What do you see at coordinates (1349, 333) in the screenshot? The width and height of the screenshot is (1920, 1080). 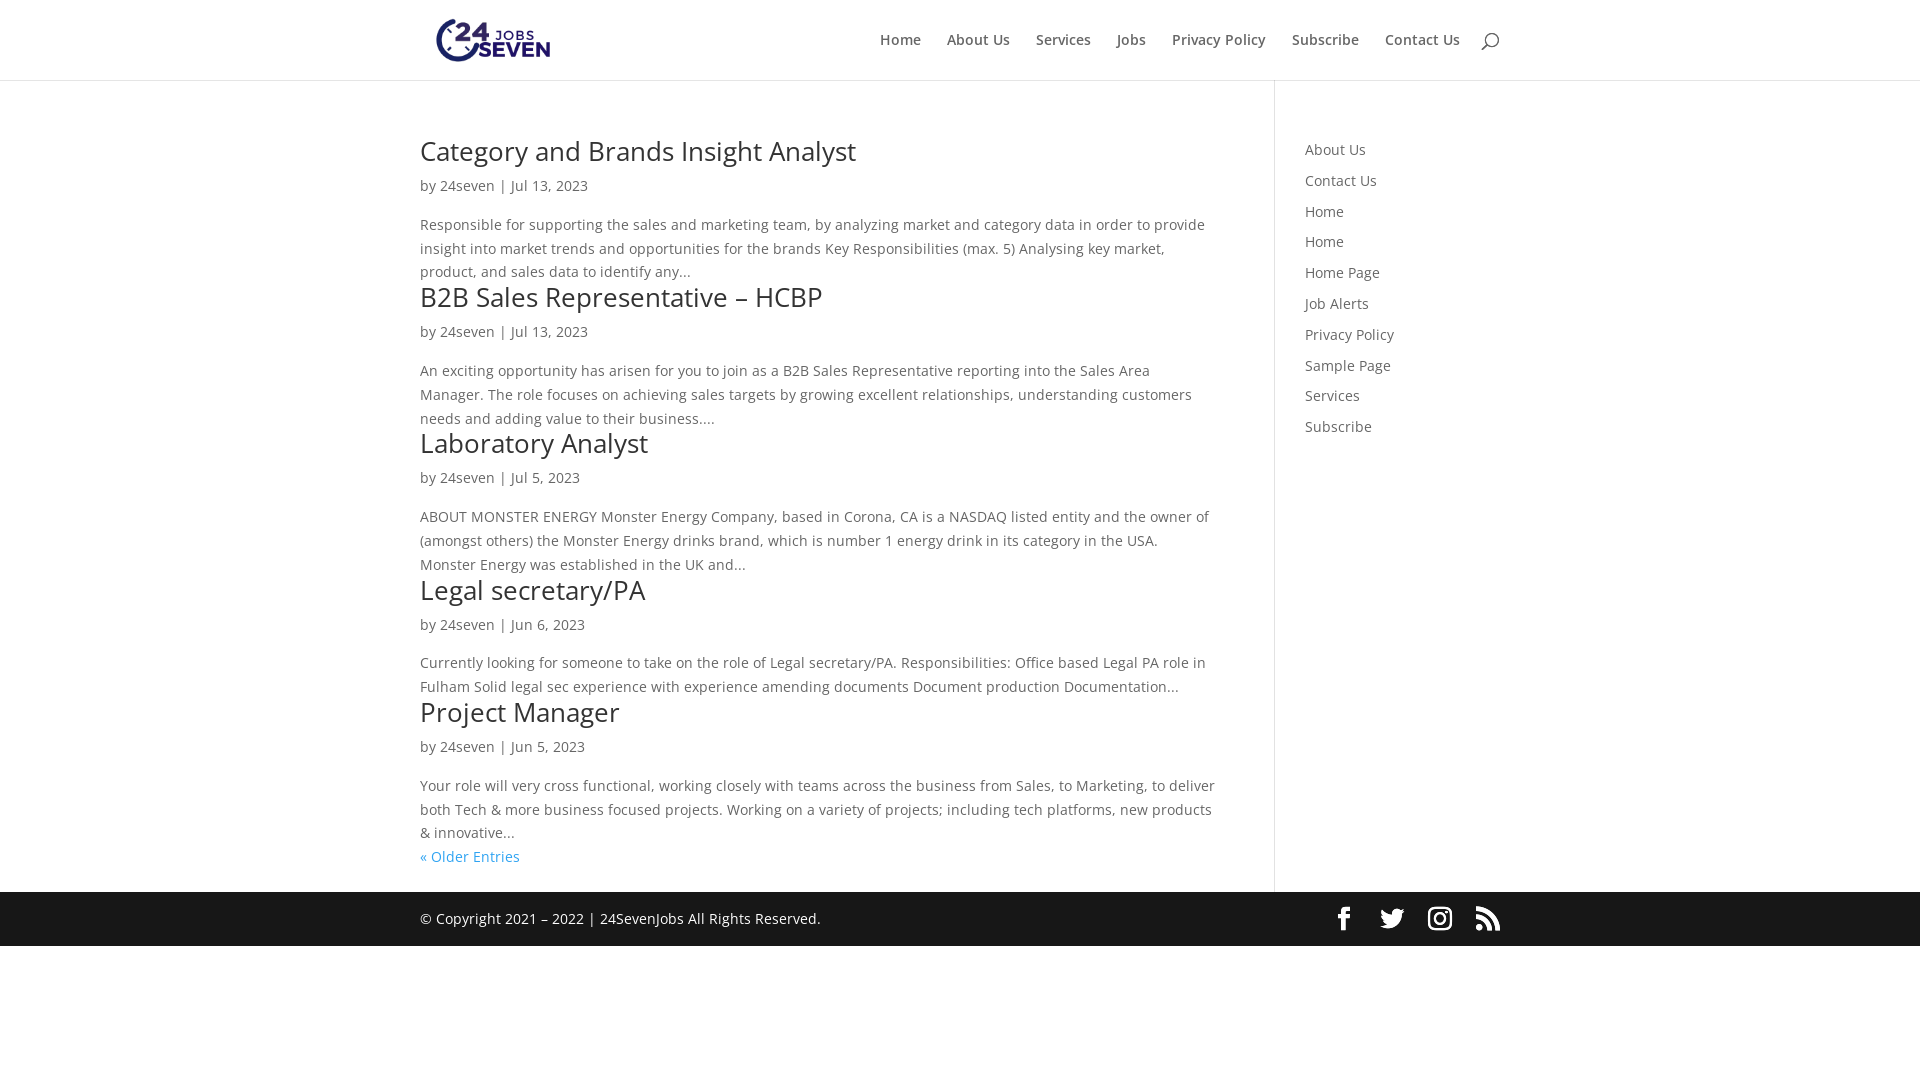 I see `'Privacy Policy'` at bounding box center [1349, 333].